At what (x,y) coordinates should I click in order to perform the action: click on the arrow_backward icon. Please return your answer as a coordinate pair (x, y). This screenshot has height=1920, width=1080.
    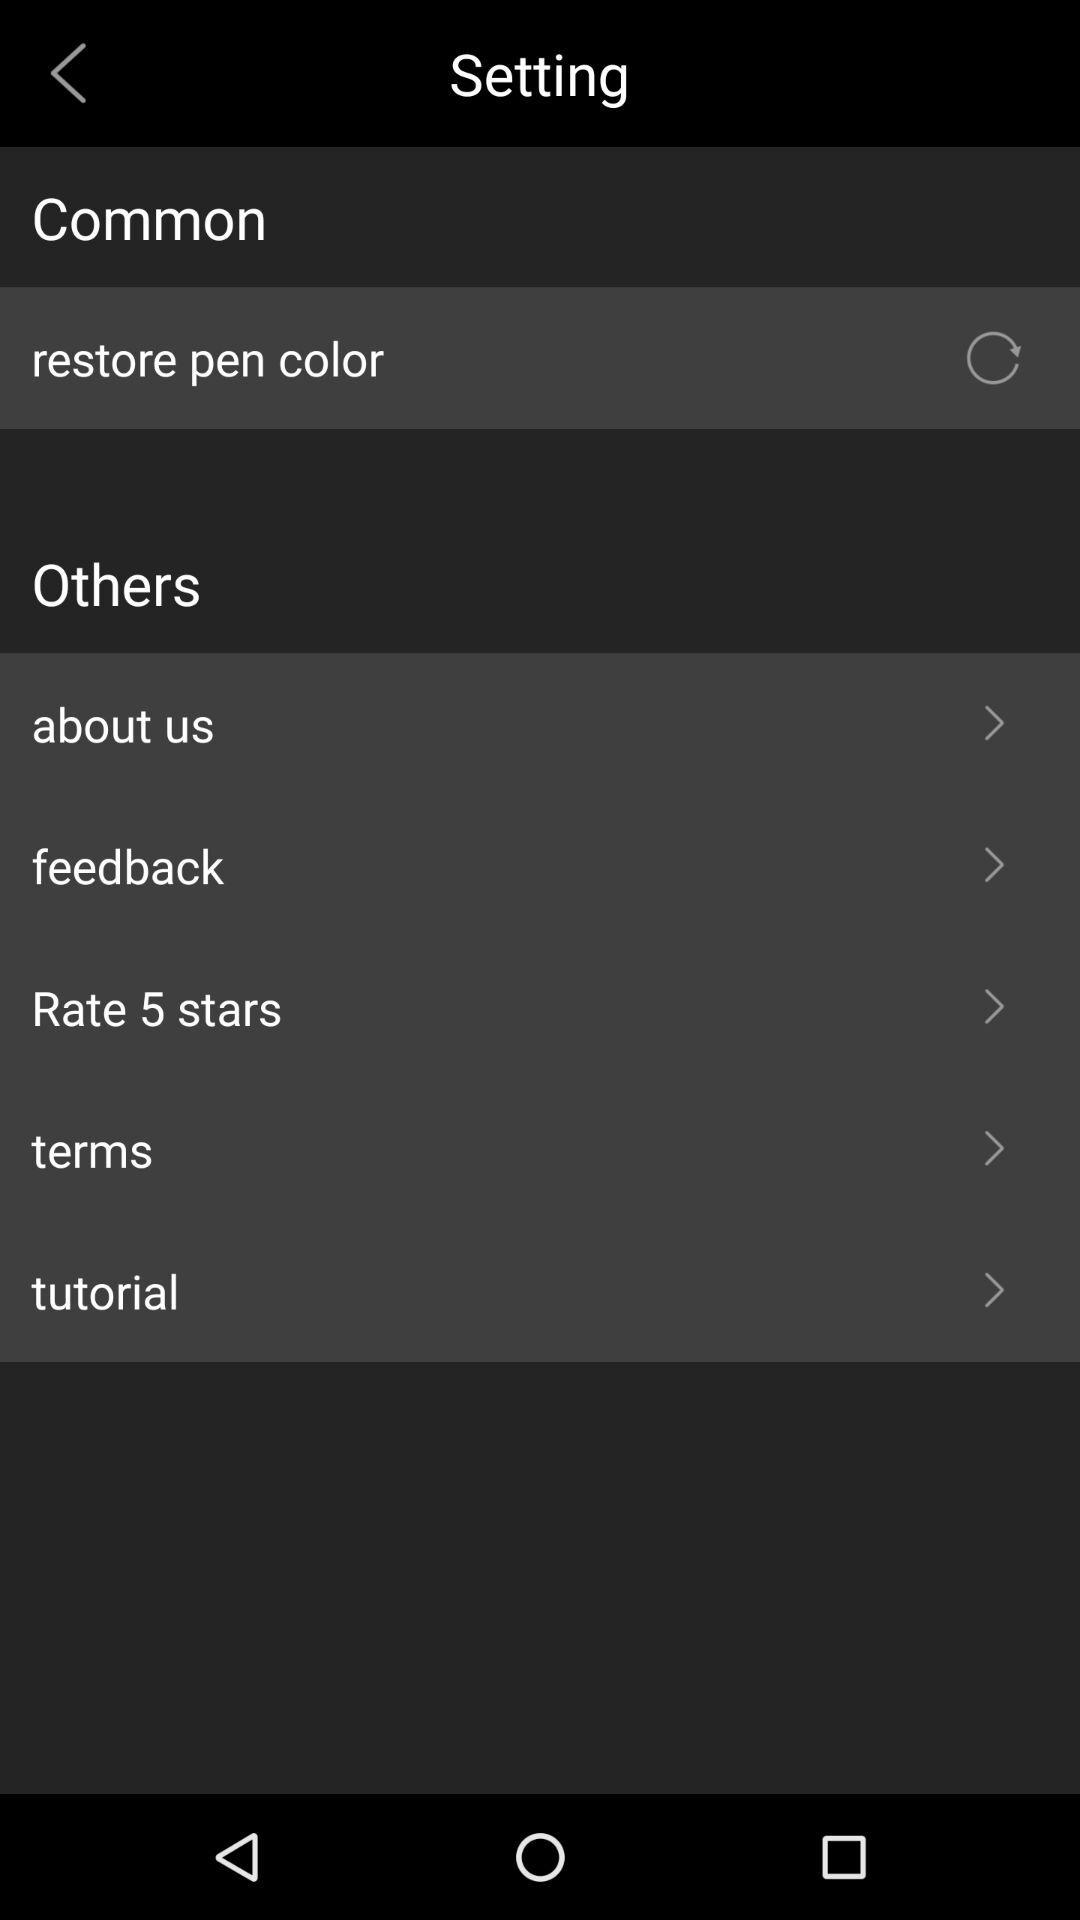
    Looking at the image, I should click on (75, 78).